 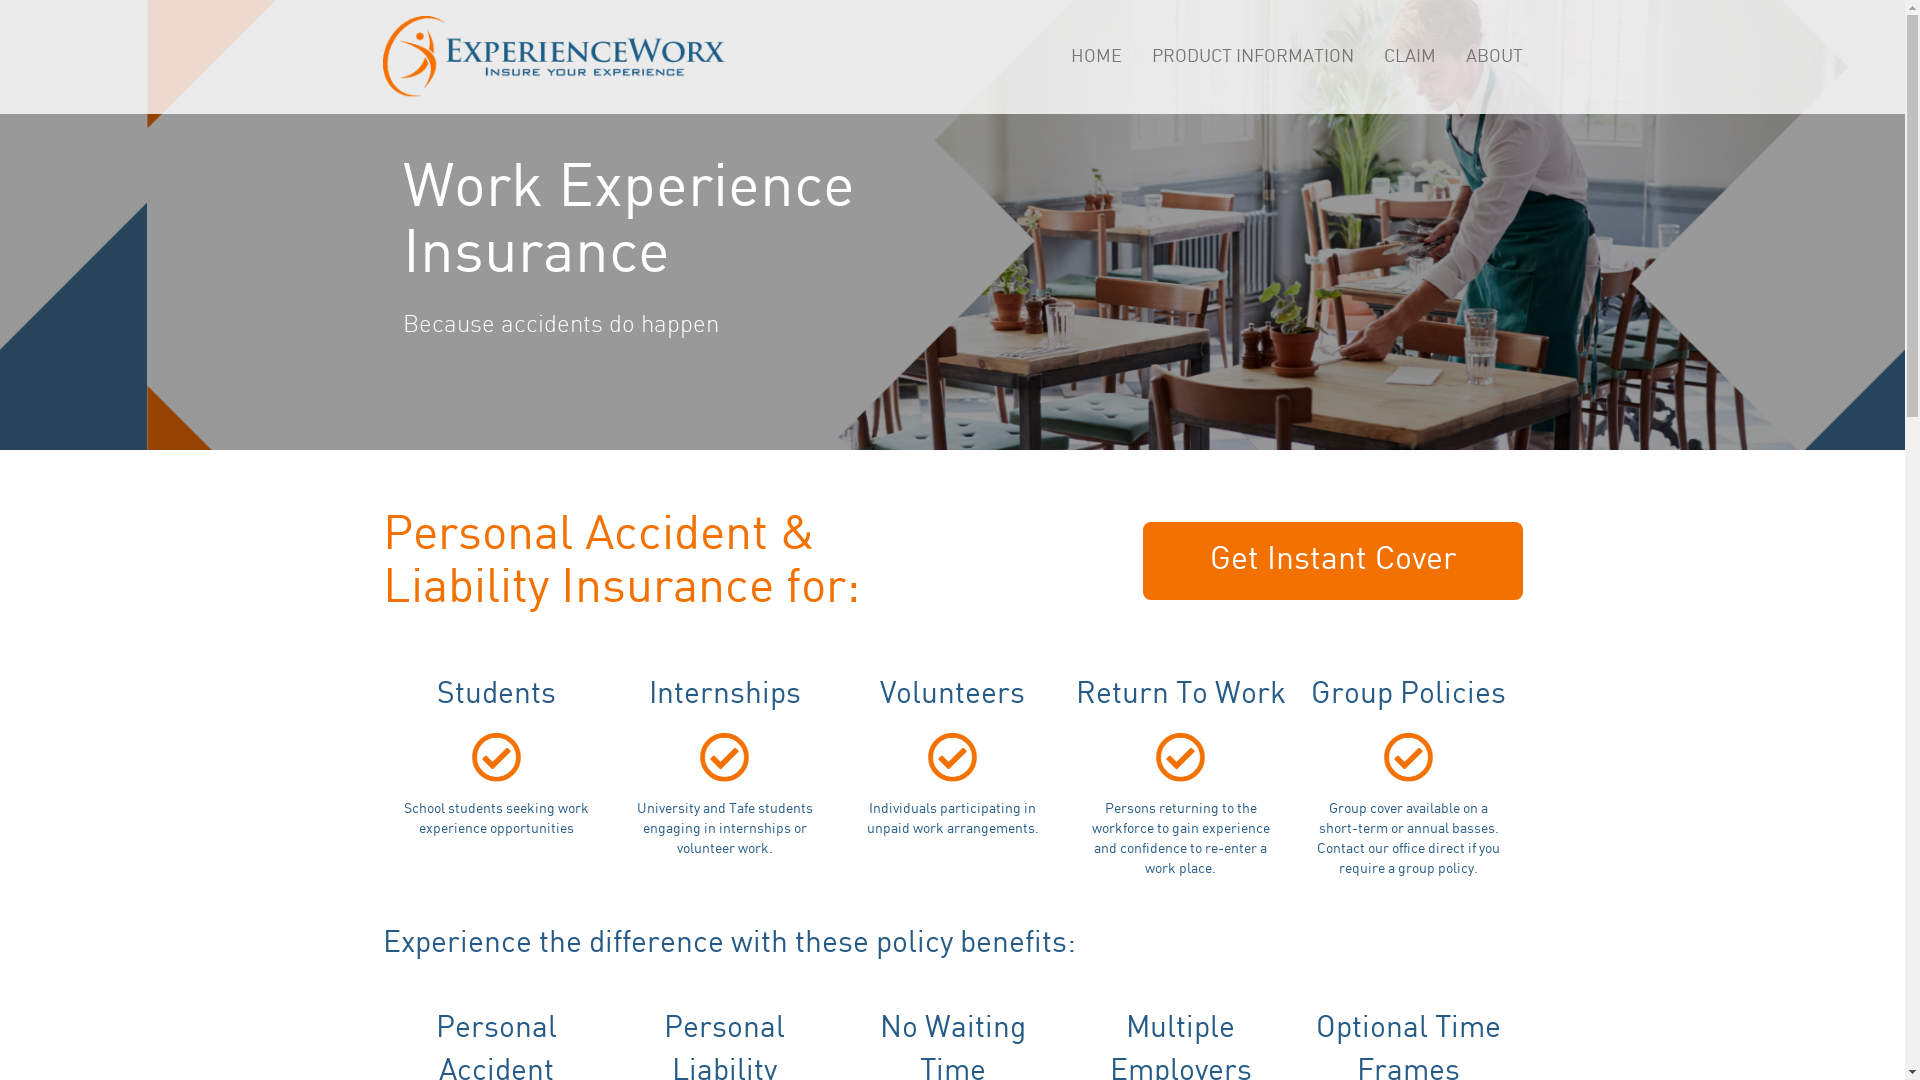 I want to click on 'PRODUCT INFORMATION', so click(x=1251, y=56).